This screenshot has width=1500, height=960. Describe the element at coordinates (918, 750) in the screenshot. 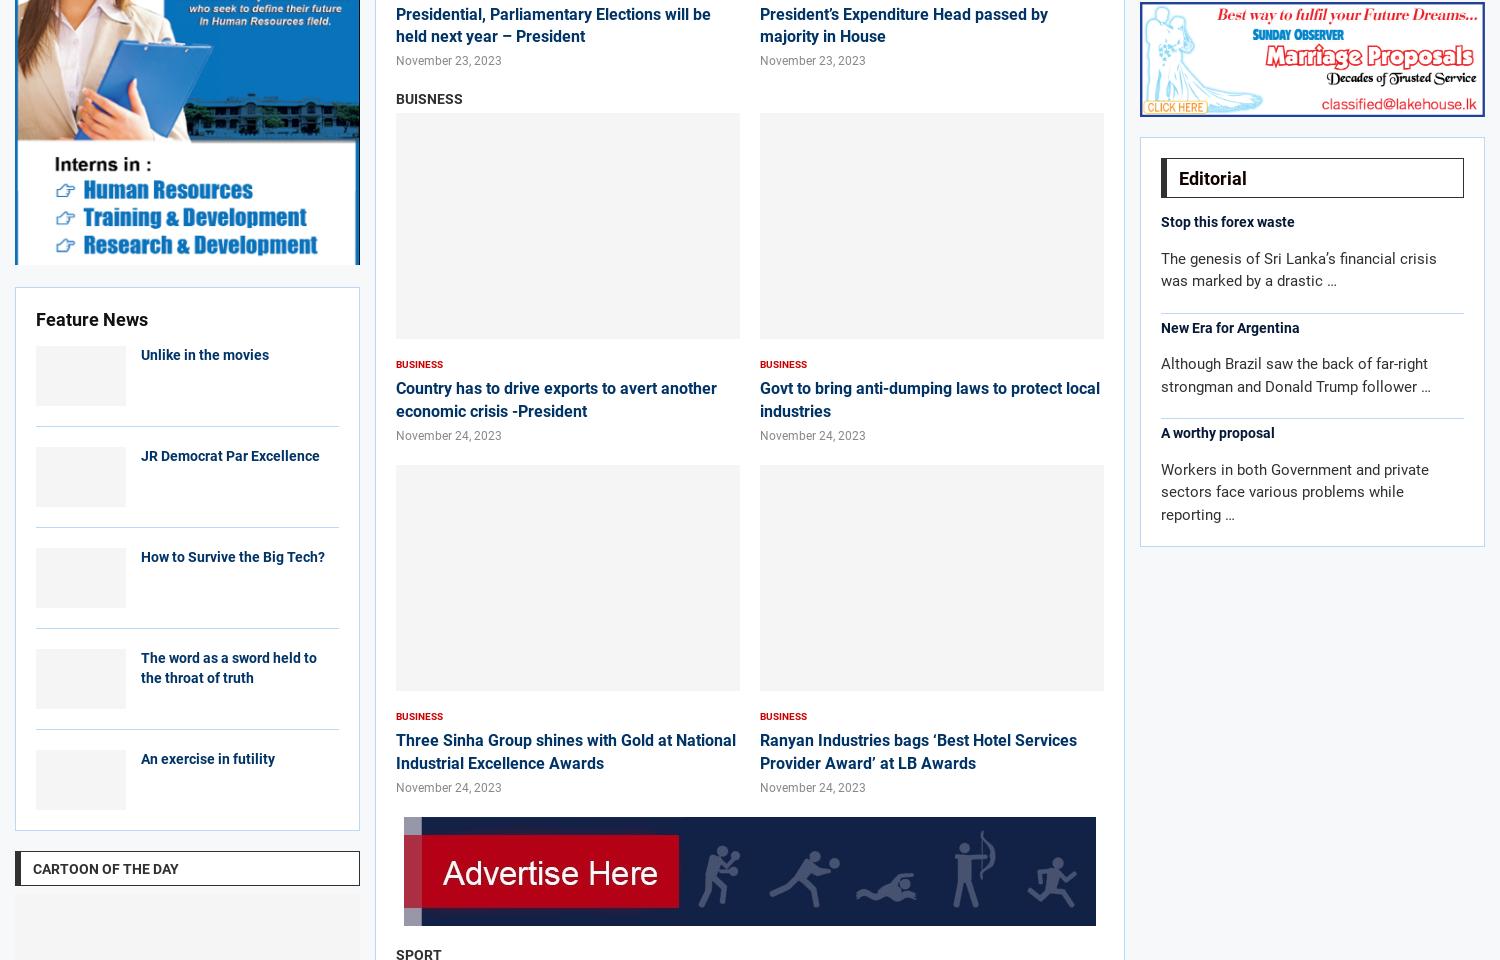

I see `'Ranyan Industries bags ‘Best Hotel Services Provider Award’ at LB Awards'` at that location.